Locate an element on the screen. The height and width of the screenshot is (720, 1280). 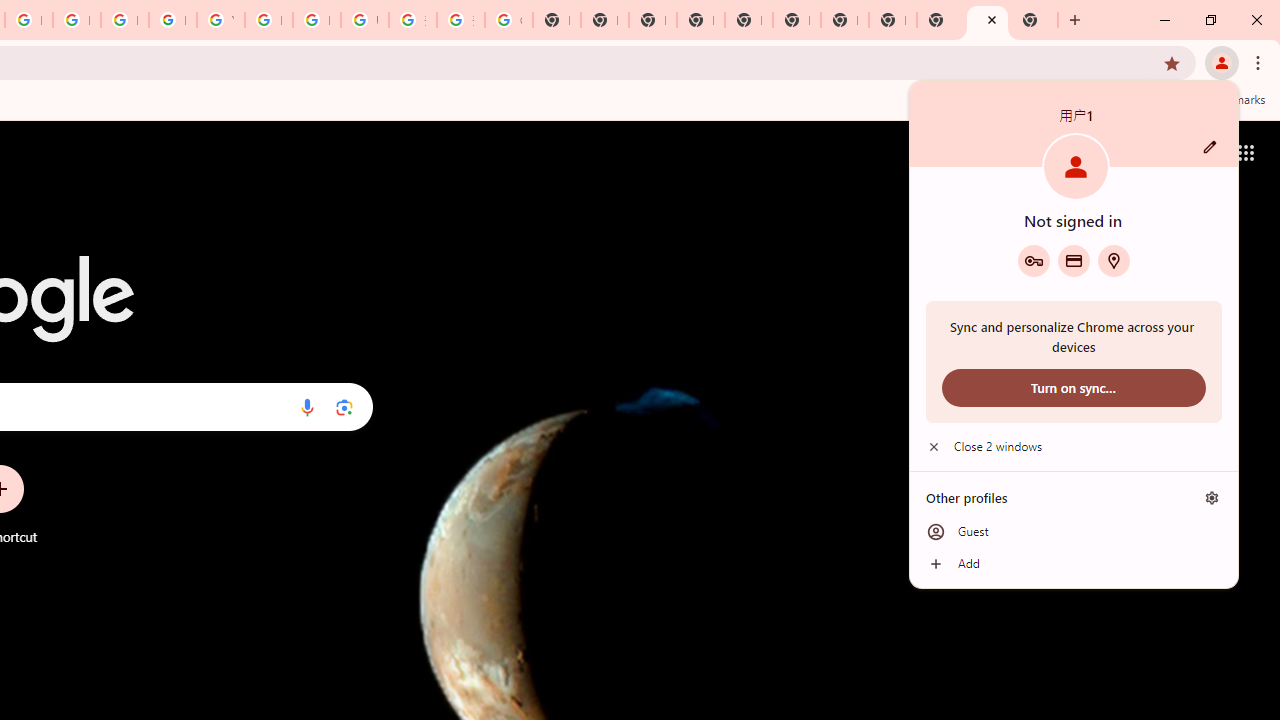
'Search by image' is located at coordinates (344, 406).